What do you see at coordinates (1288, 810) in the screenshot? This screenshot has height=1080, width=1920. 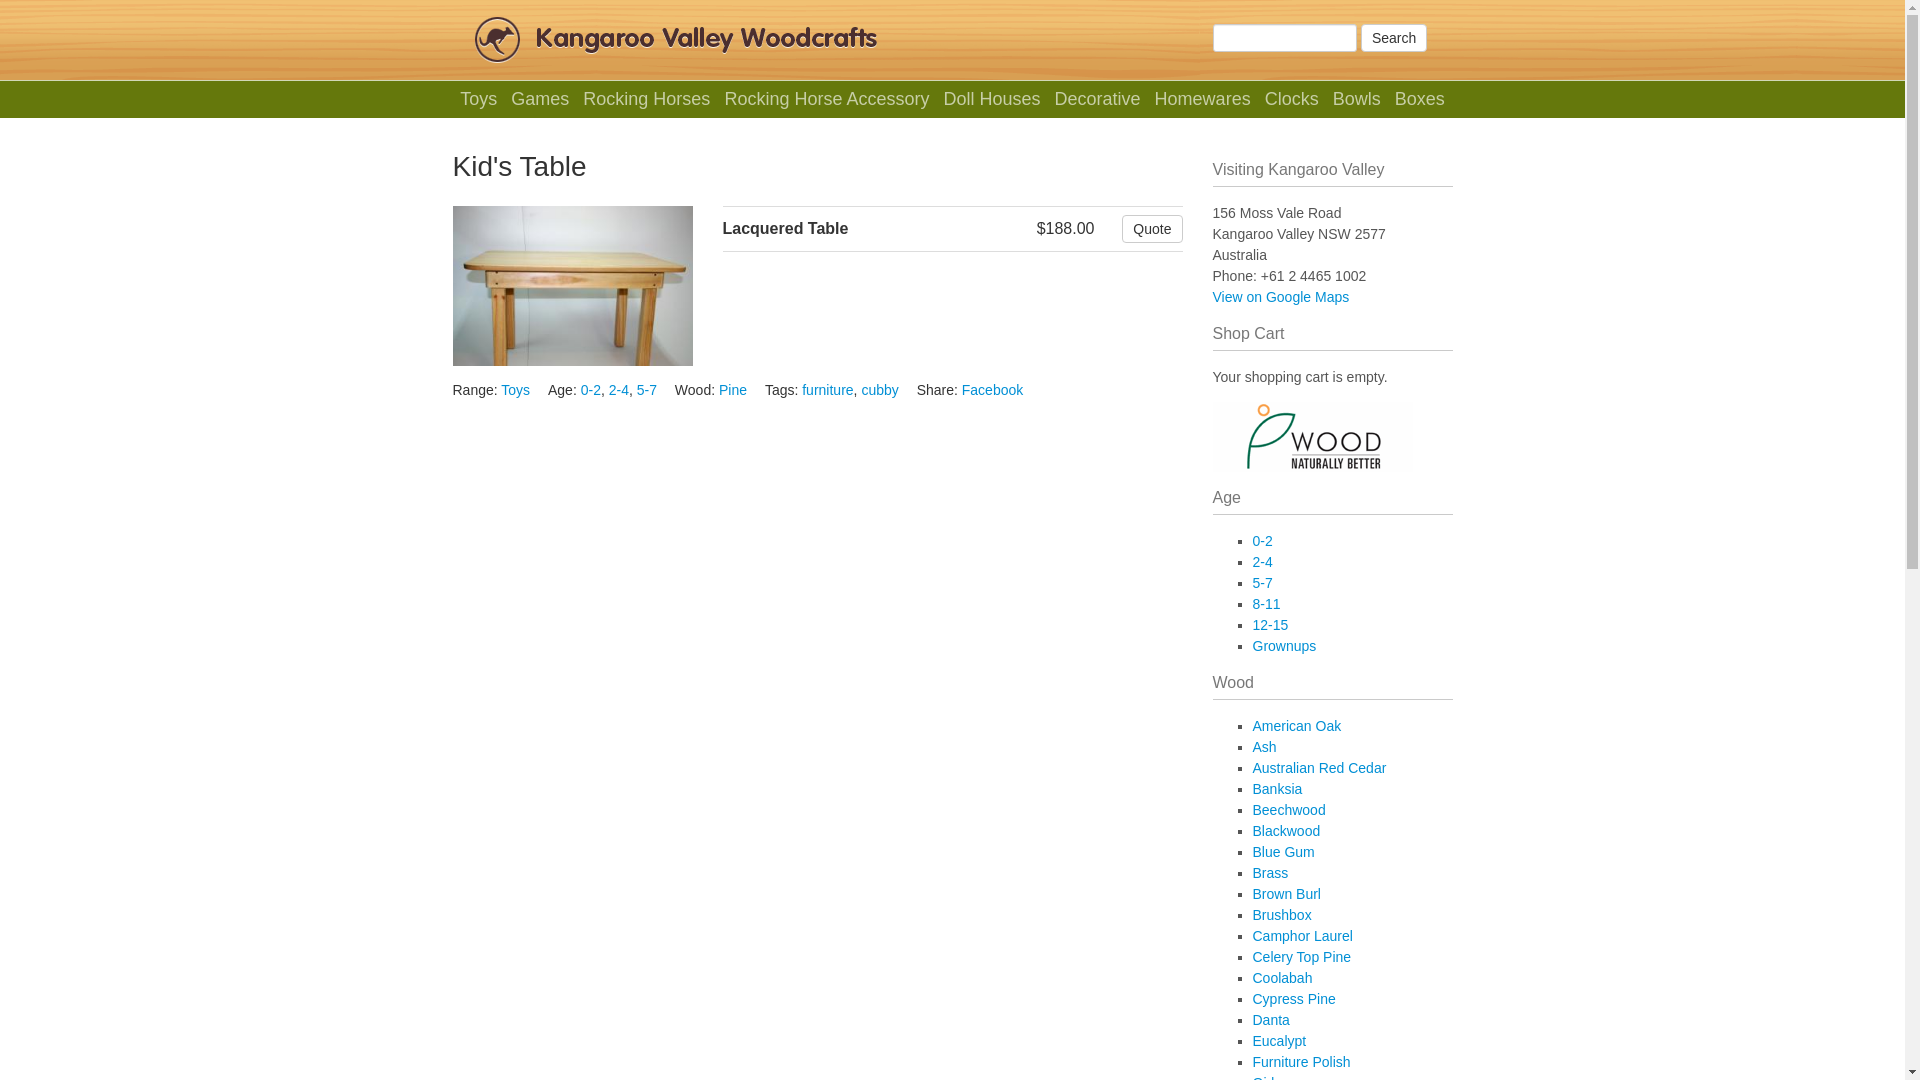 I see `'Beechwood'` at bounding box center [1288, 810].